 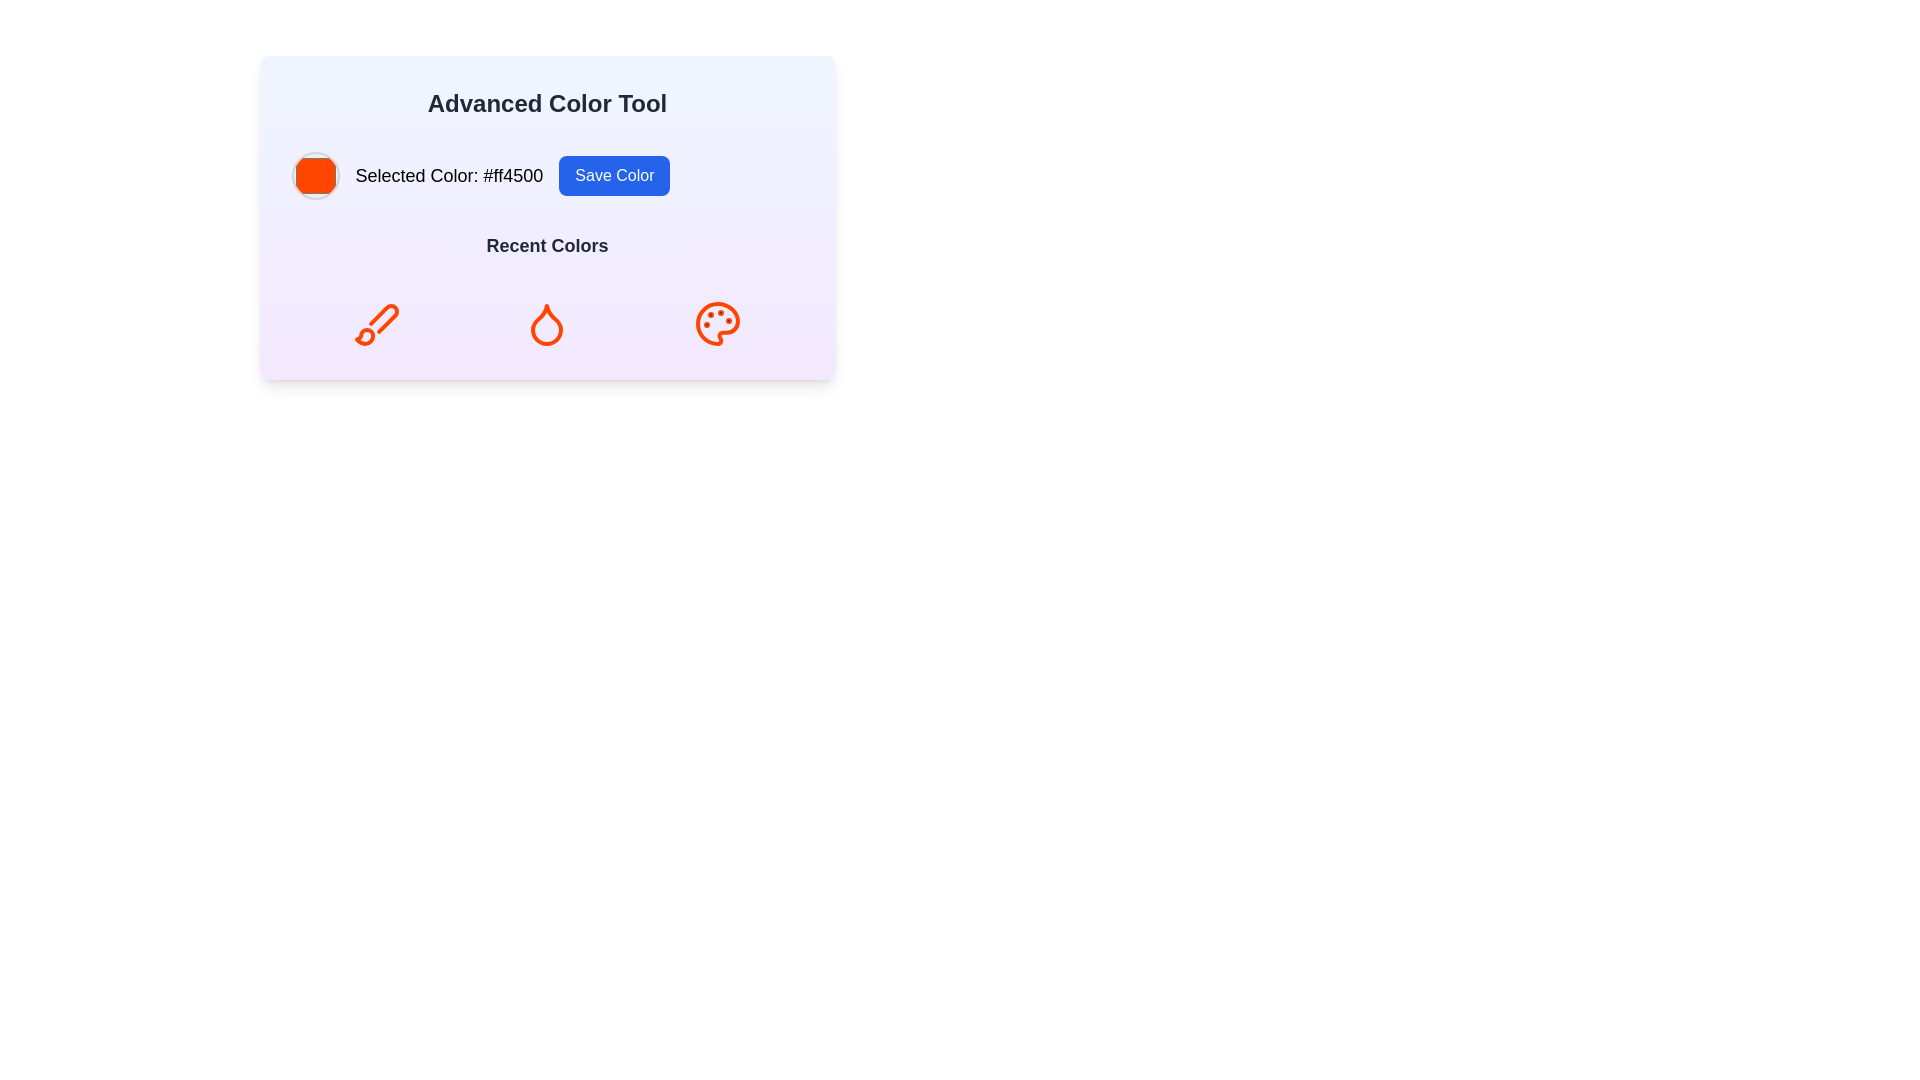 What do you see at coordinates (613, 175) in the screenshot?
I see `the 'Save Color' button with a blue background and rounded corners` at bounding box center [613, 175].